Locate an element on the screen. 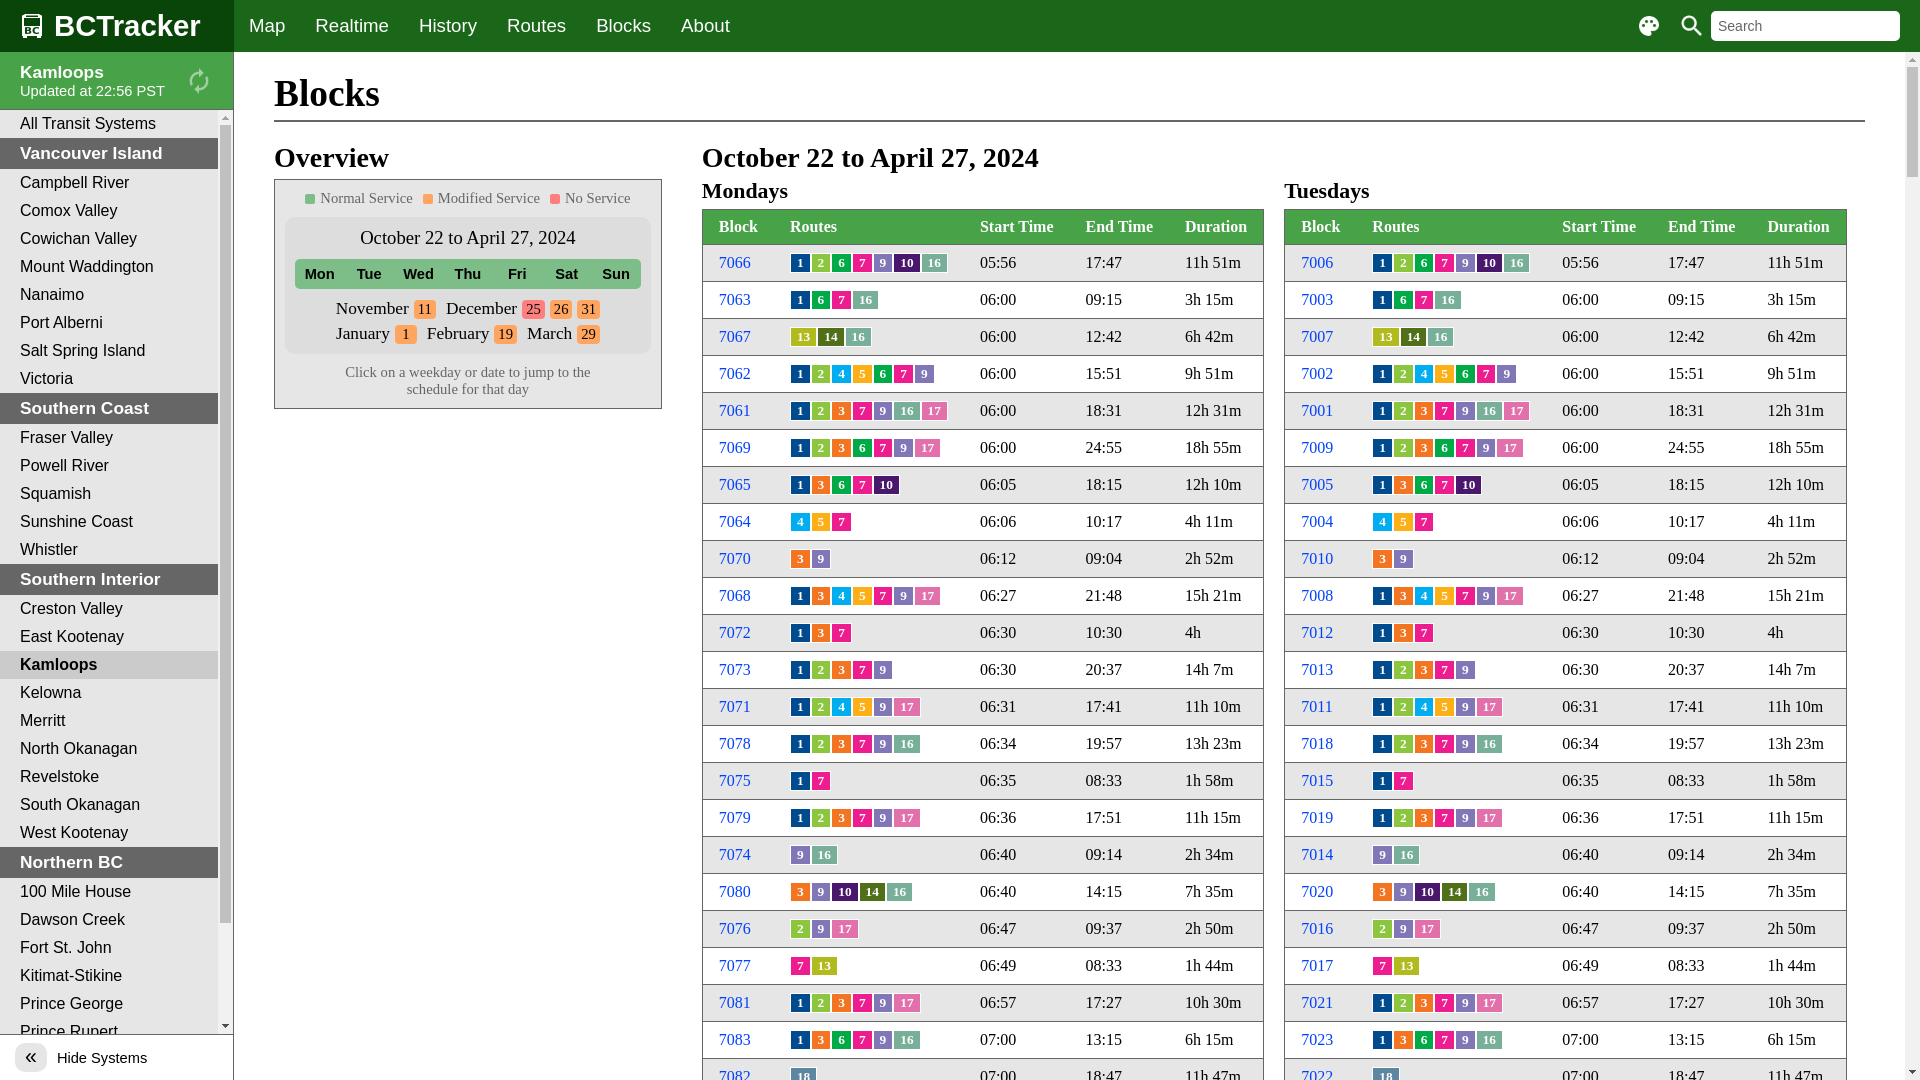 Image resolution: width=1920 pixels, height=1080 pixels. '6' is located at coordinates (821, 300).